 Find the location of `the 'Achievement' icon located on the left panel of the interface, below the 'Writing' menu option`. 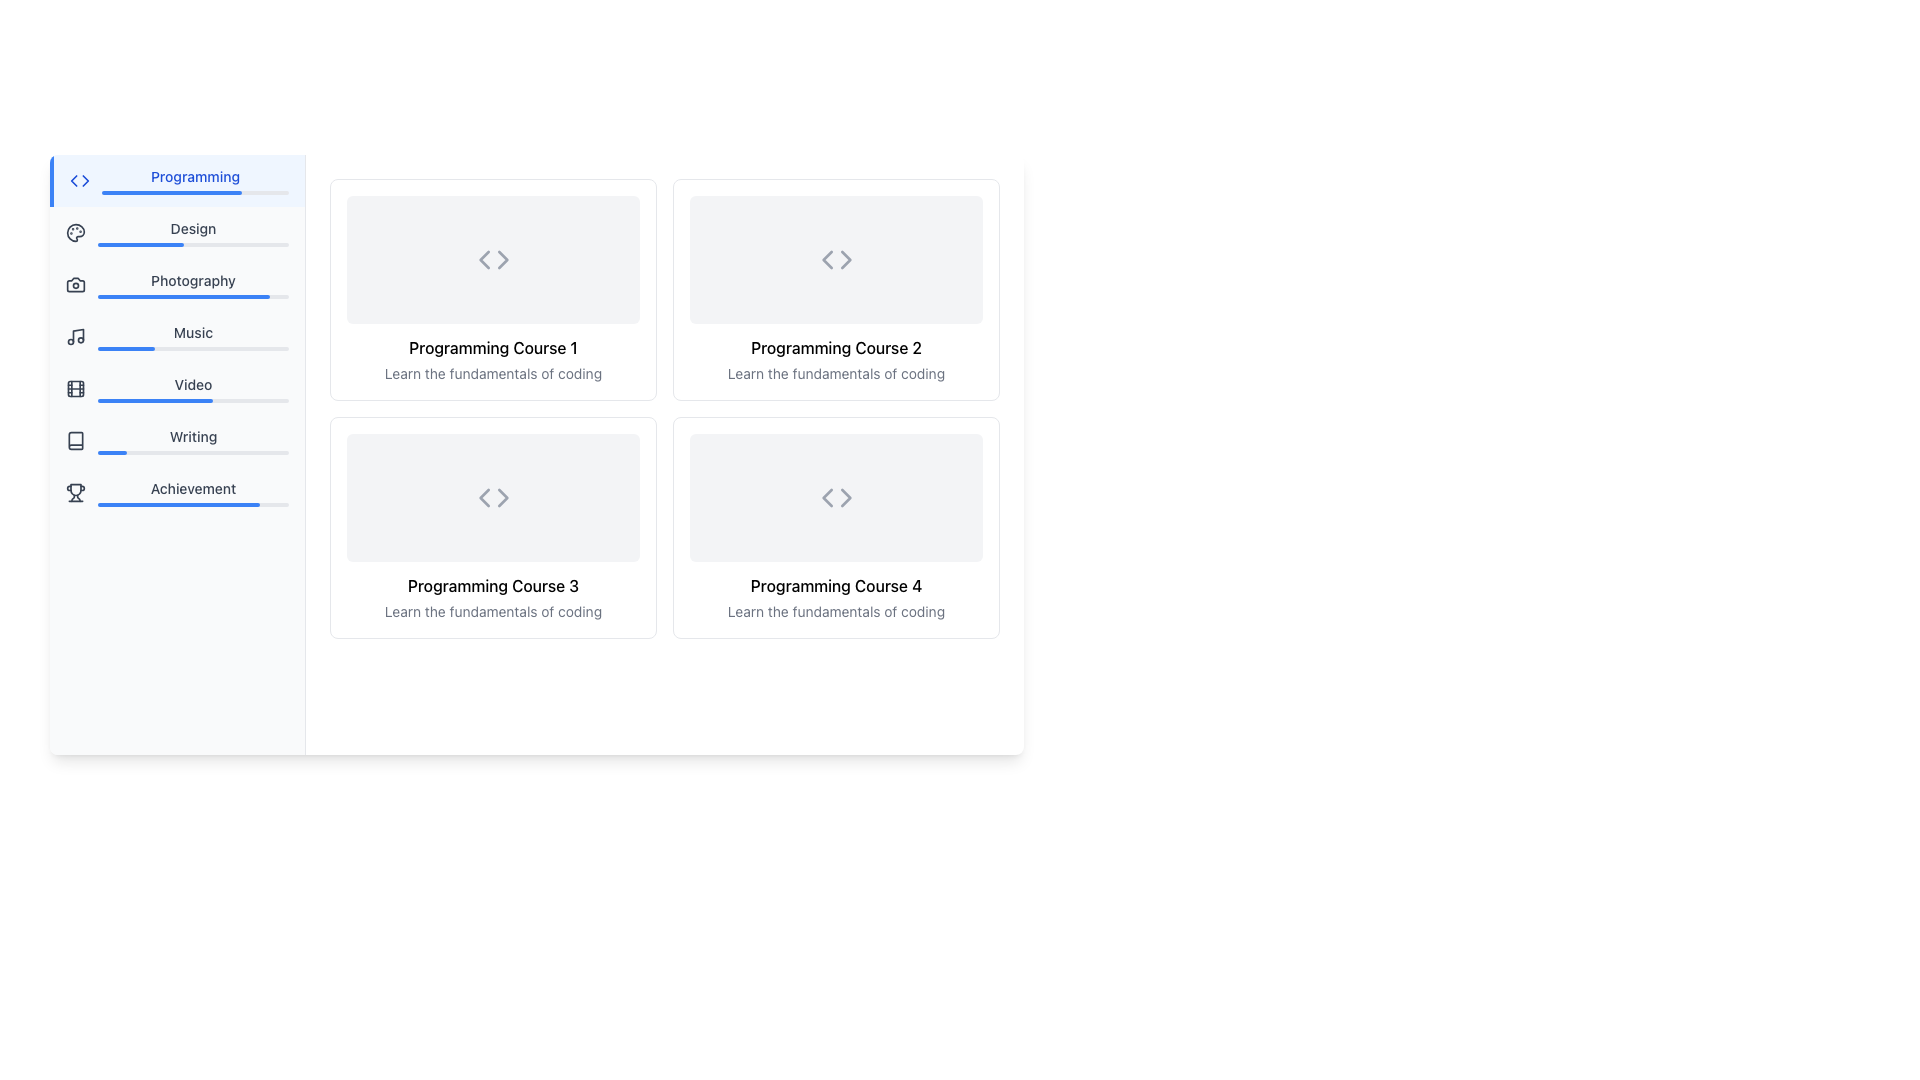

the 'Achievement' icon located on the left panel of the interface, below the 'Writing' menu option is located at coordinates (76, 493).